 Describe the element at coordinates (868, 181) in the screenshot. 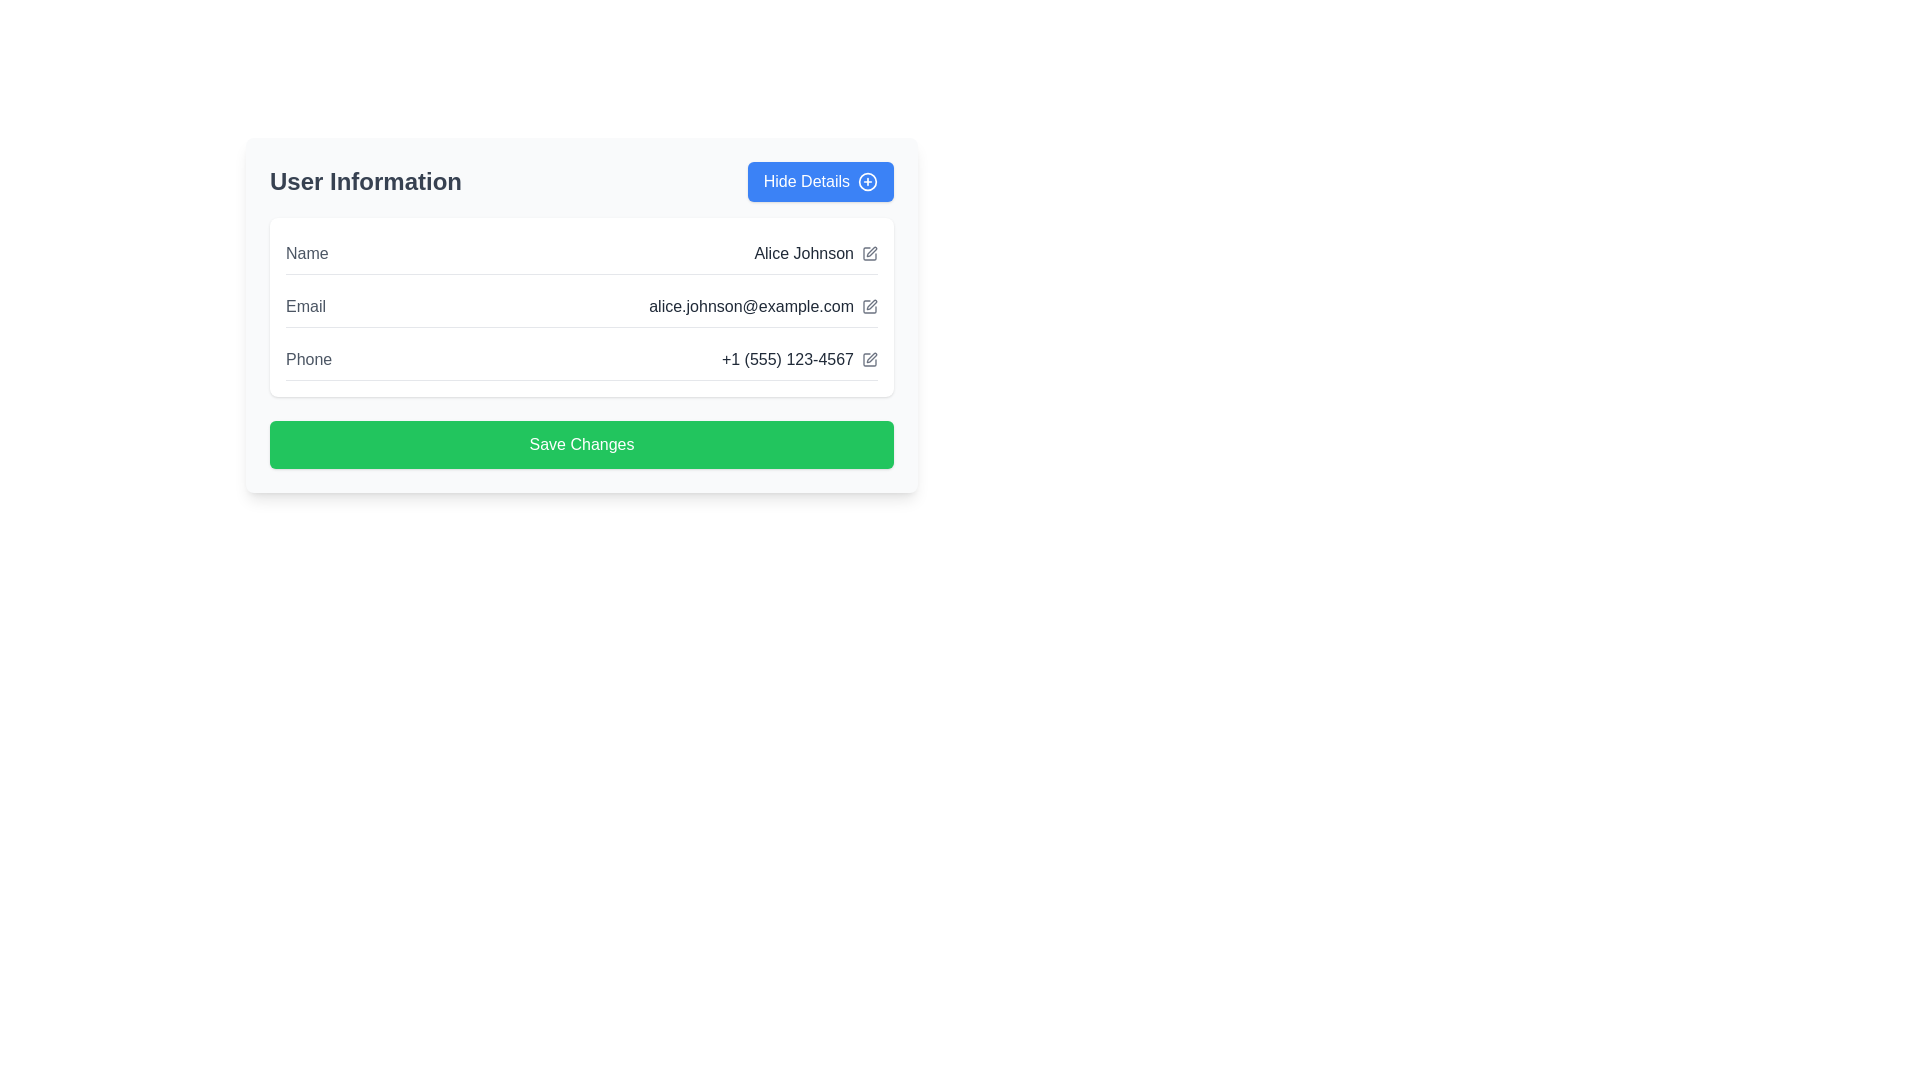

I see `the circular boundary component of the plus icon located next to the 'Hide Details' button in the upper section of the user interface` at that location.